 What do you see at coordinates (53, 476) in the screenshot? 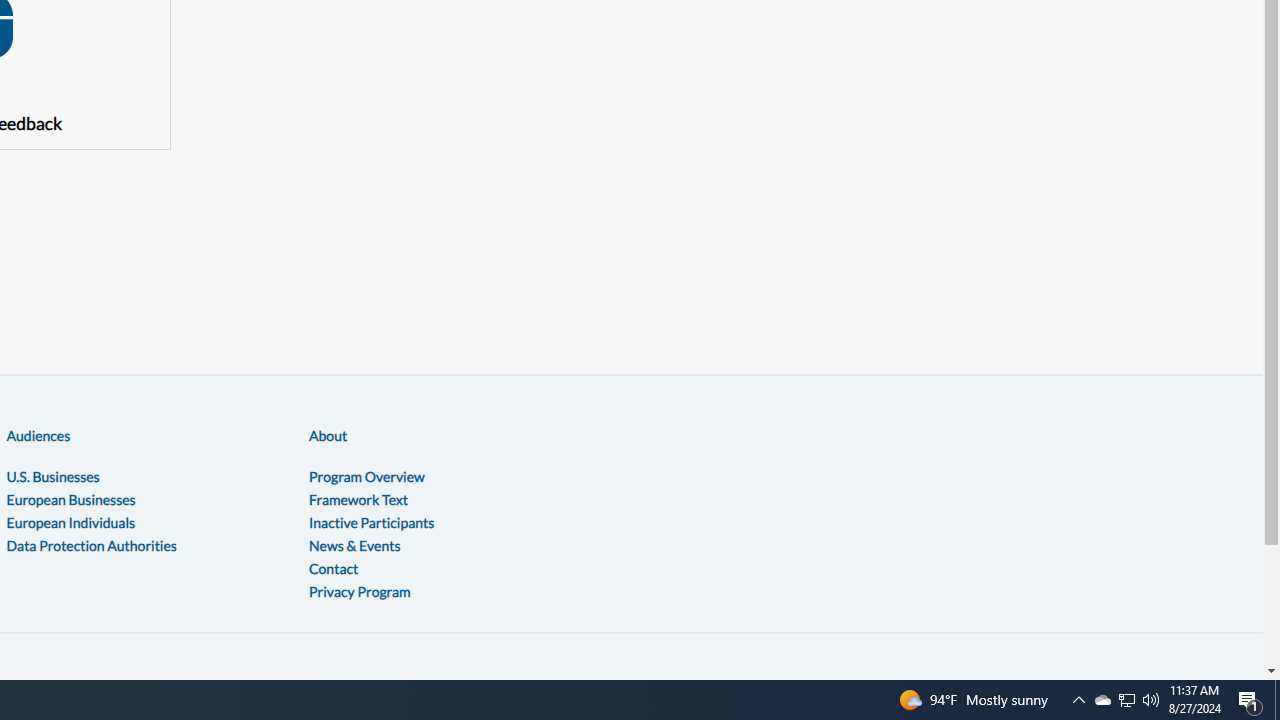
I see `'U.S. Businesses'` at bounding box center [53, 476].